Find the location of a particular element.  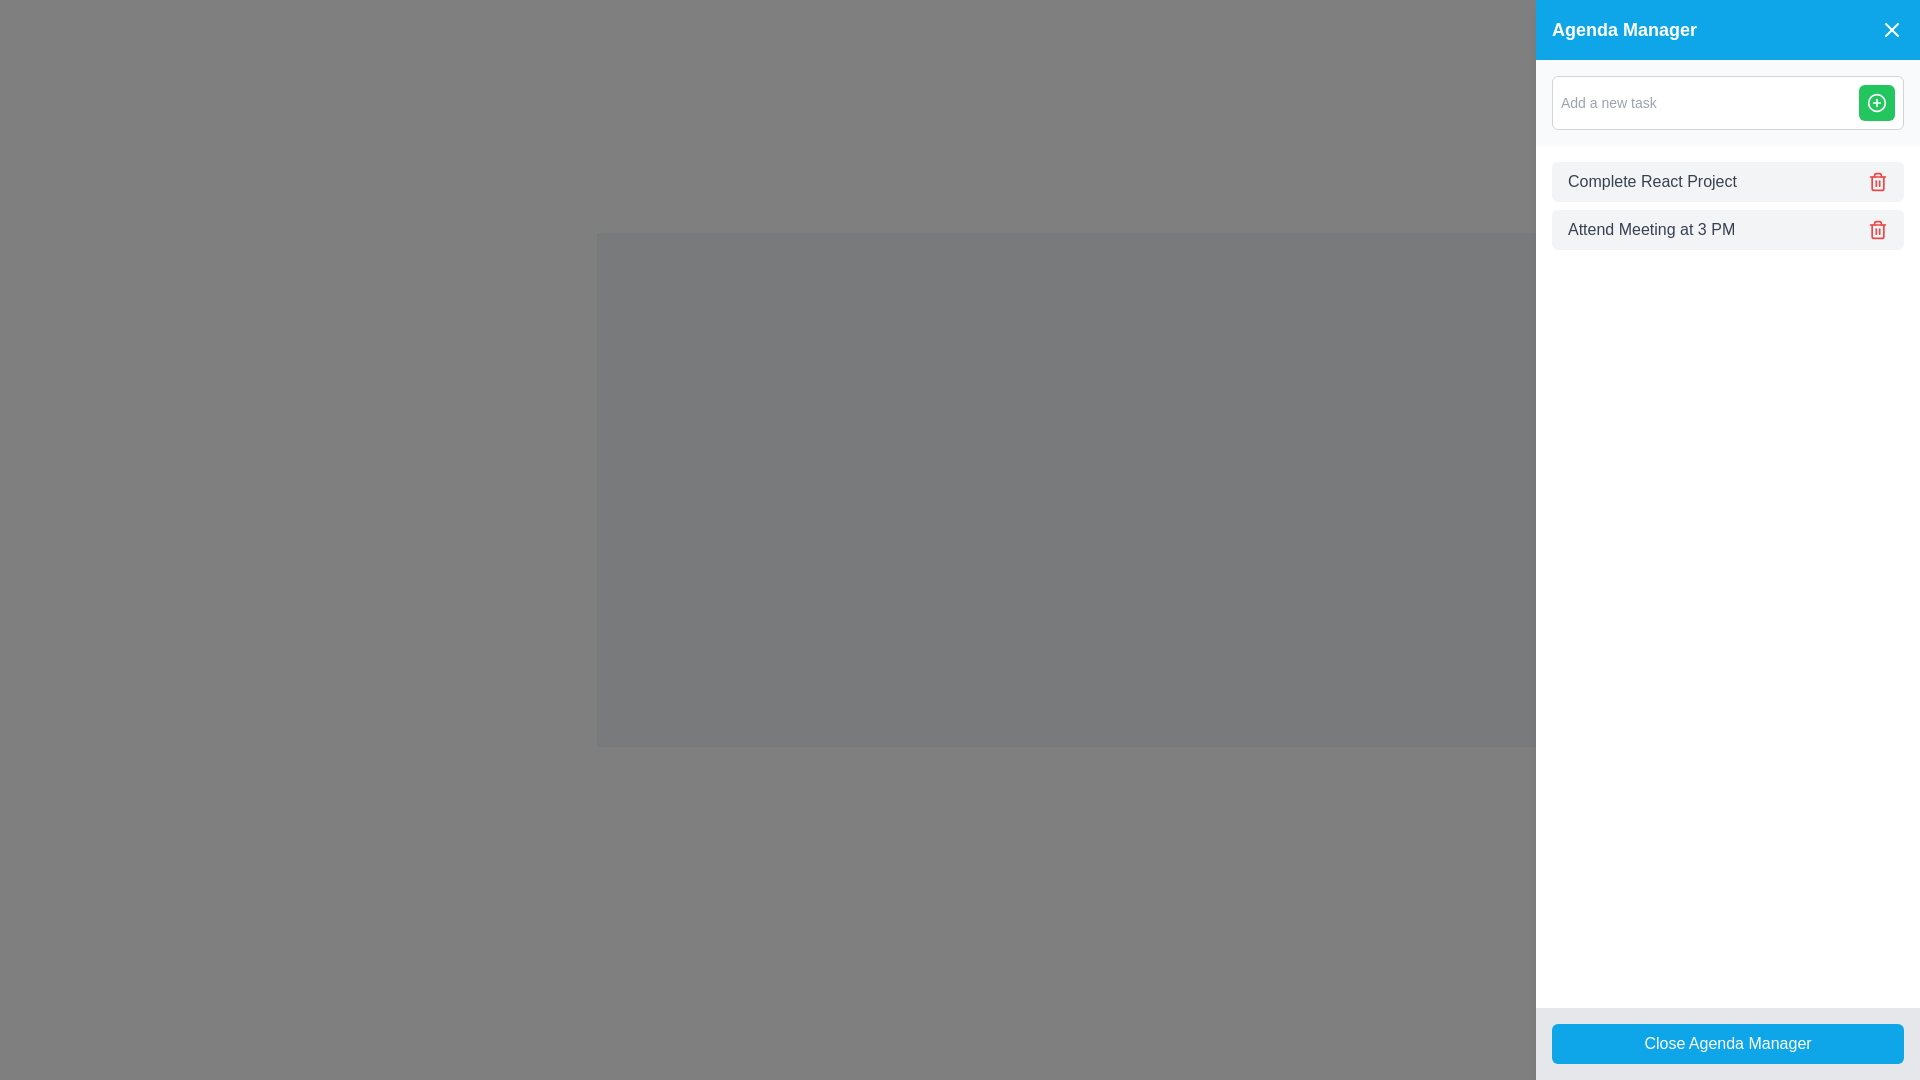

the button with rounded corners and a light blue background that says 'Close Agenda Manager' to observe its color change is located at coordinates (1727, 1043).